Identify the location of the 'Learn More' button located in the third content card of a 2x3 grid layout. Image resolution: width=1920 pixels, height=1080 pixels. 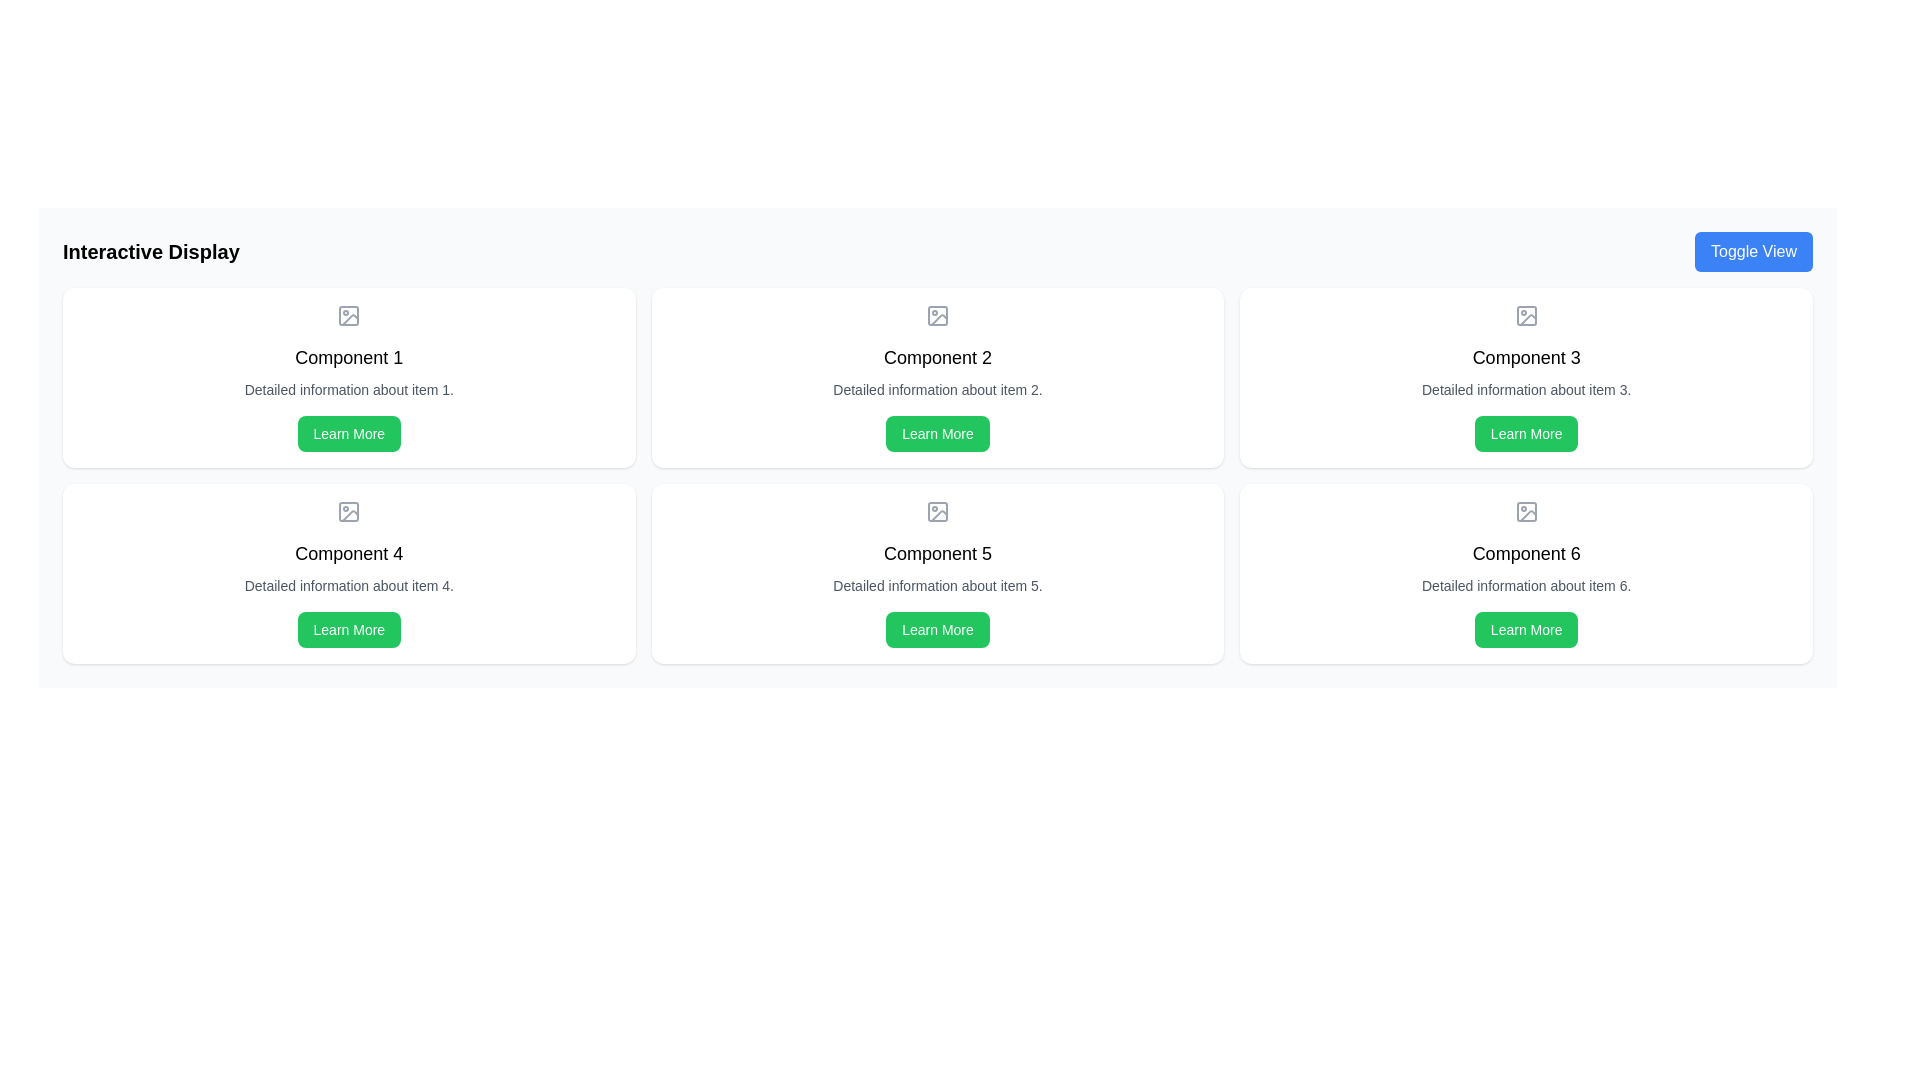
(1525, 433).